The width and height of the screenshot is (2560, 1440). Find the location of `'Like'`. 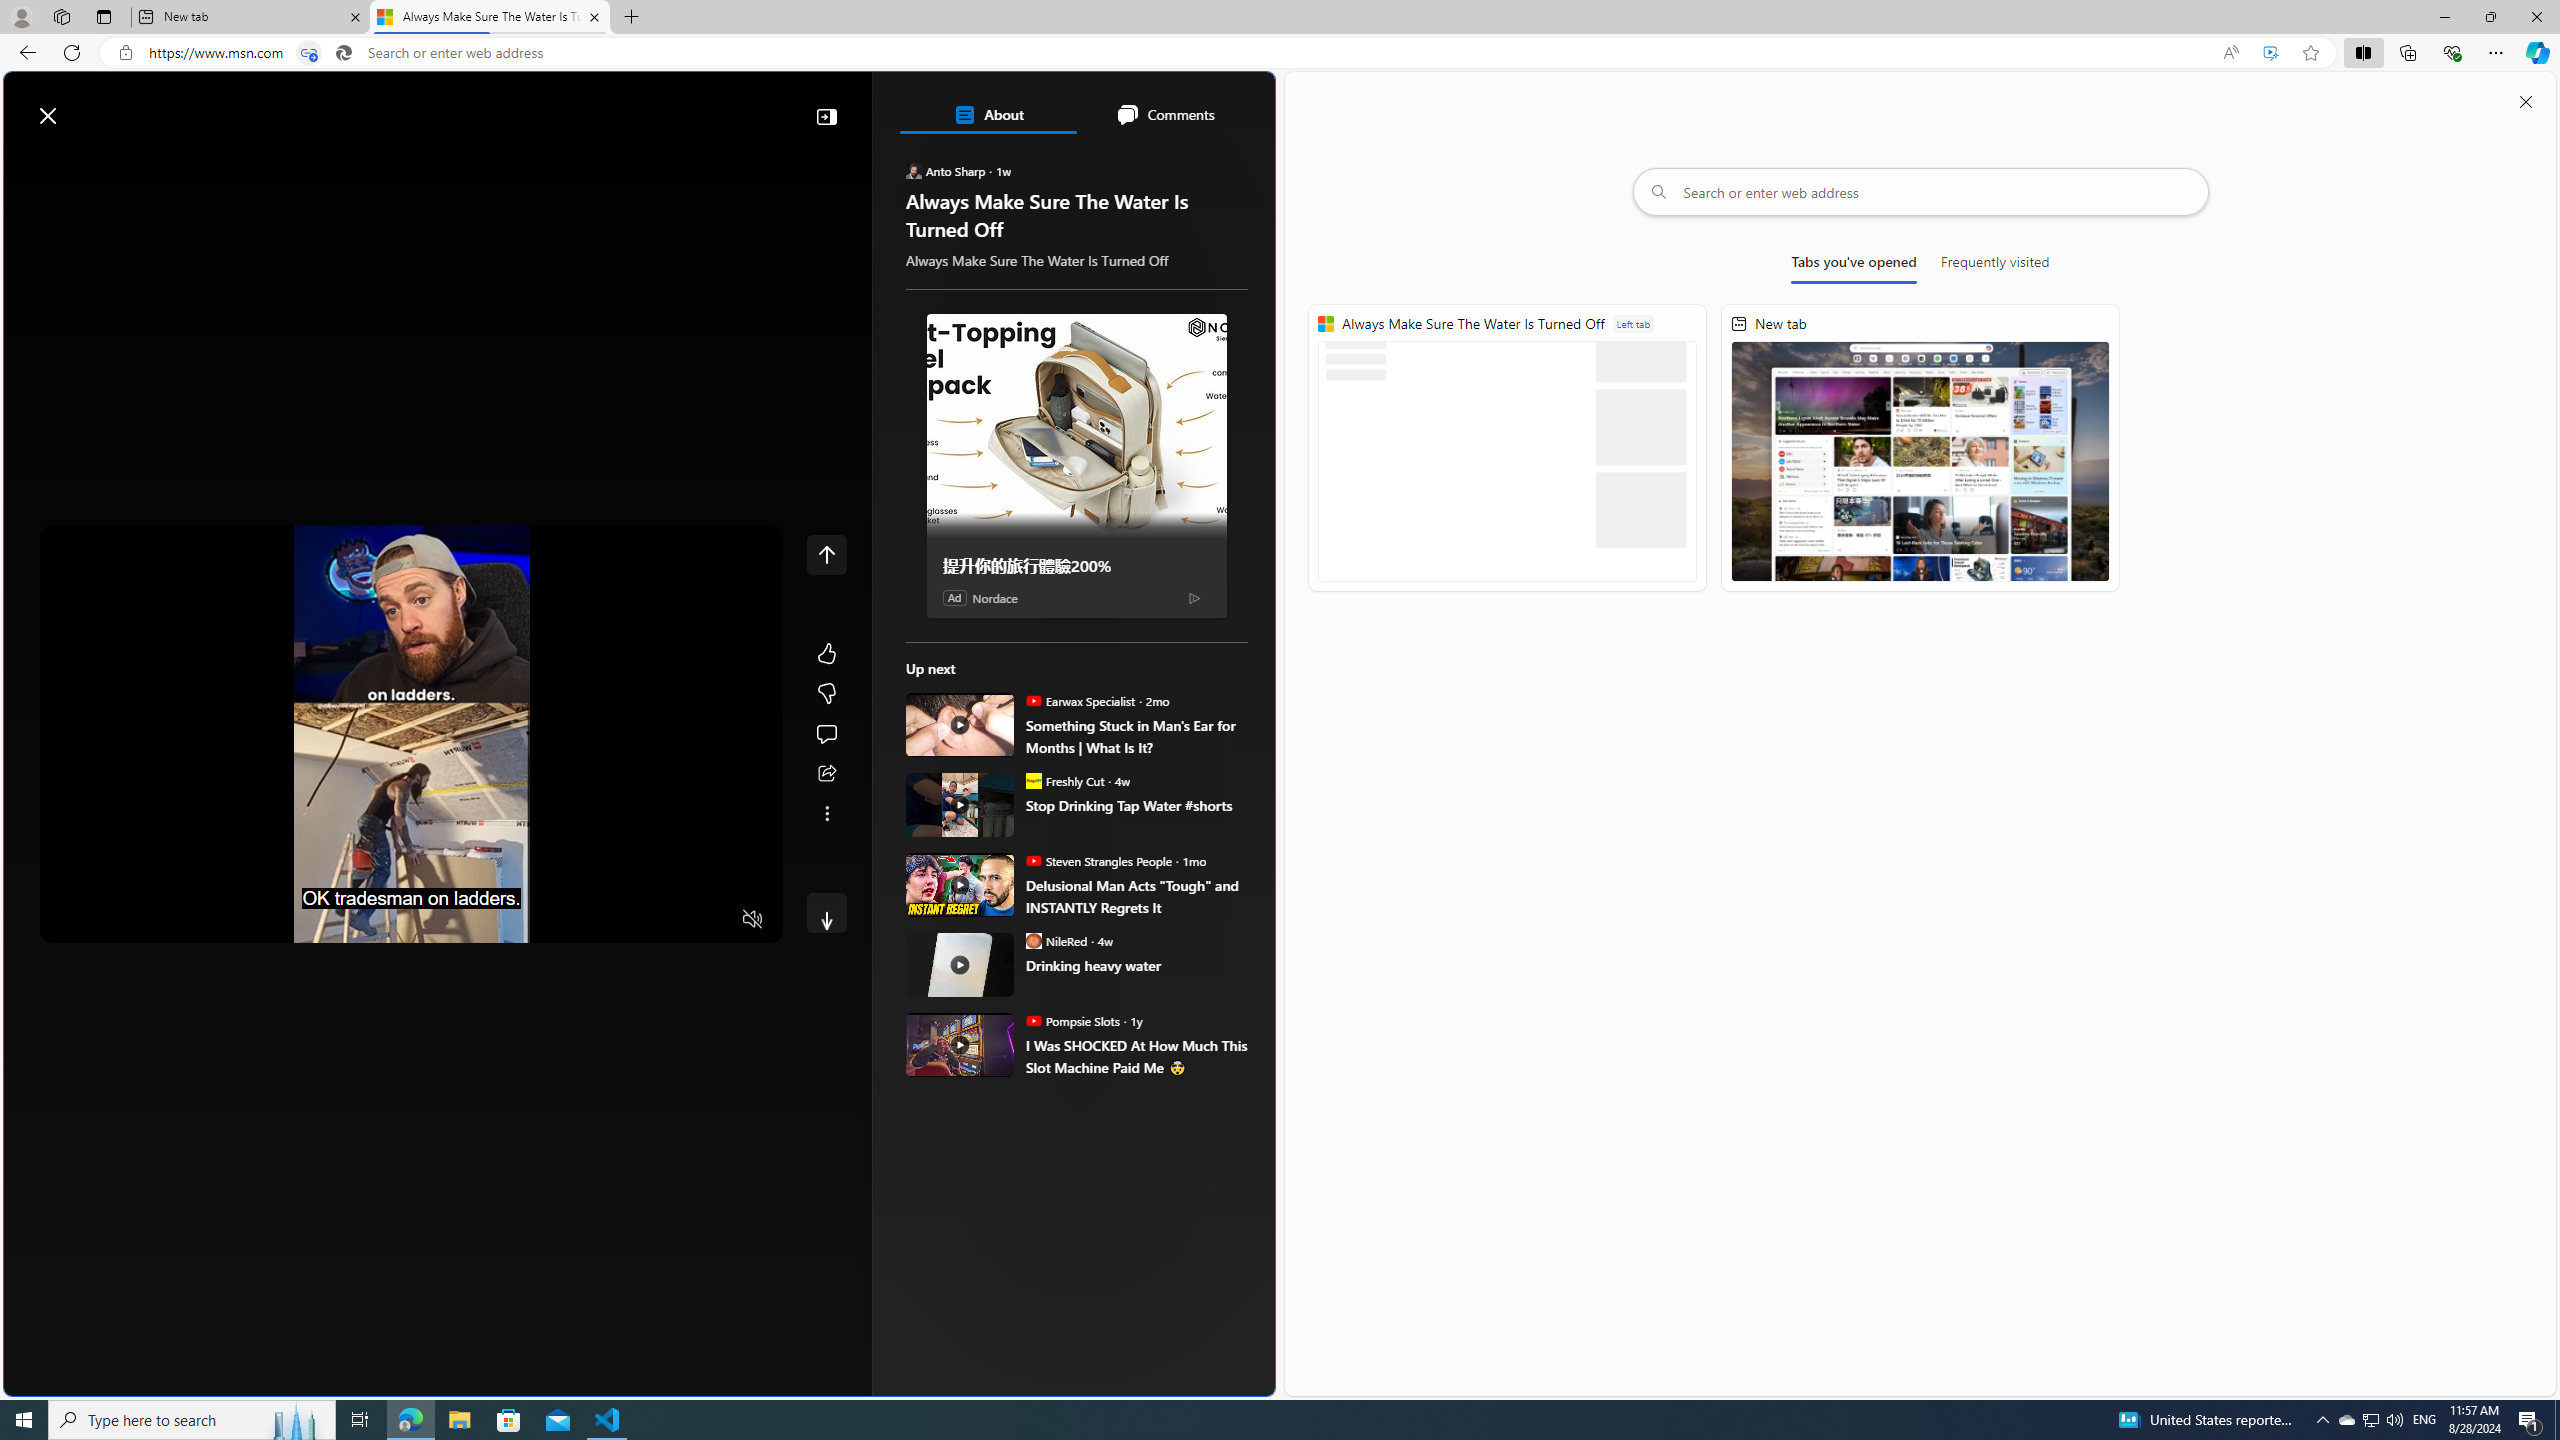

'Like' is located at coordinates (826, 652).